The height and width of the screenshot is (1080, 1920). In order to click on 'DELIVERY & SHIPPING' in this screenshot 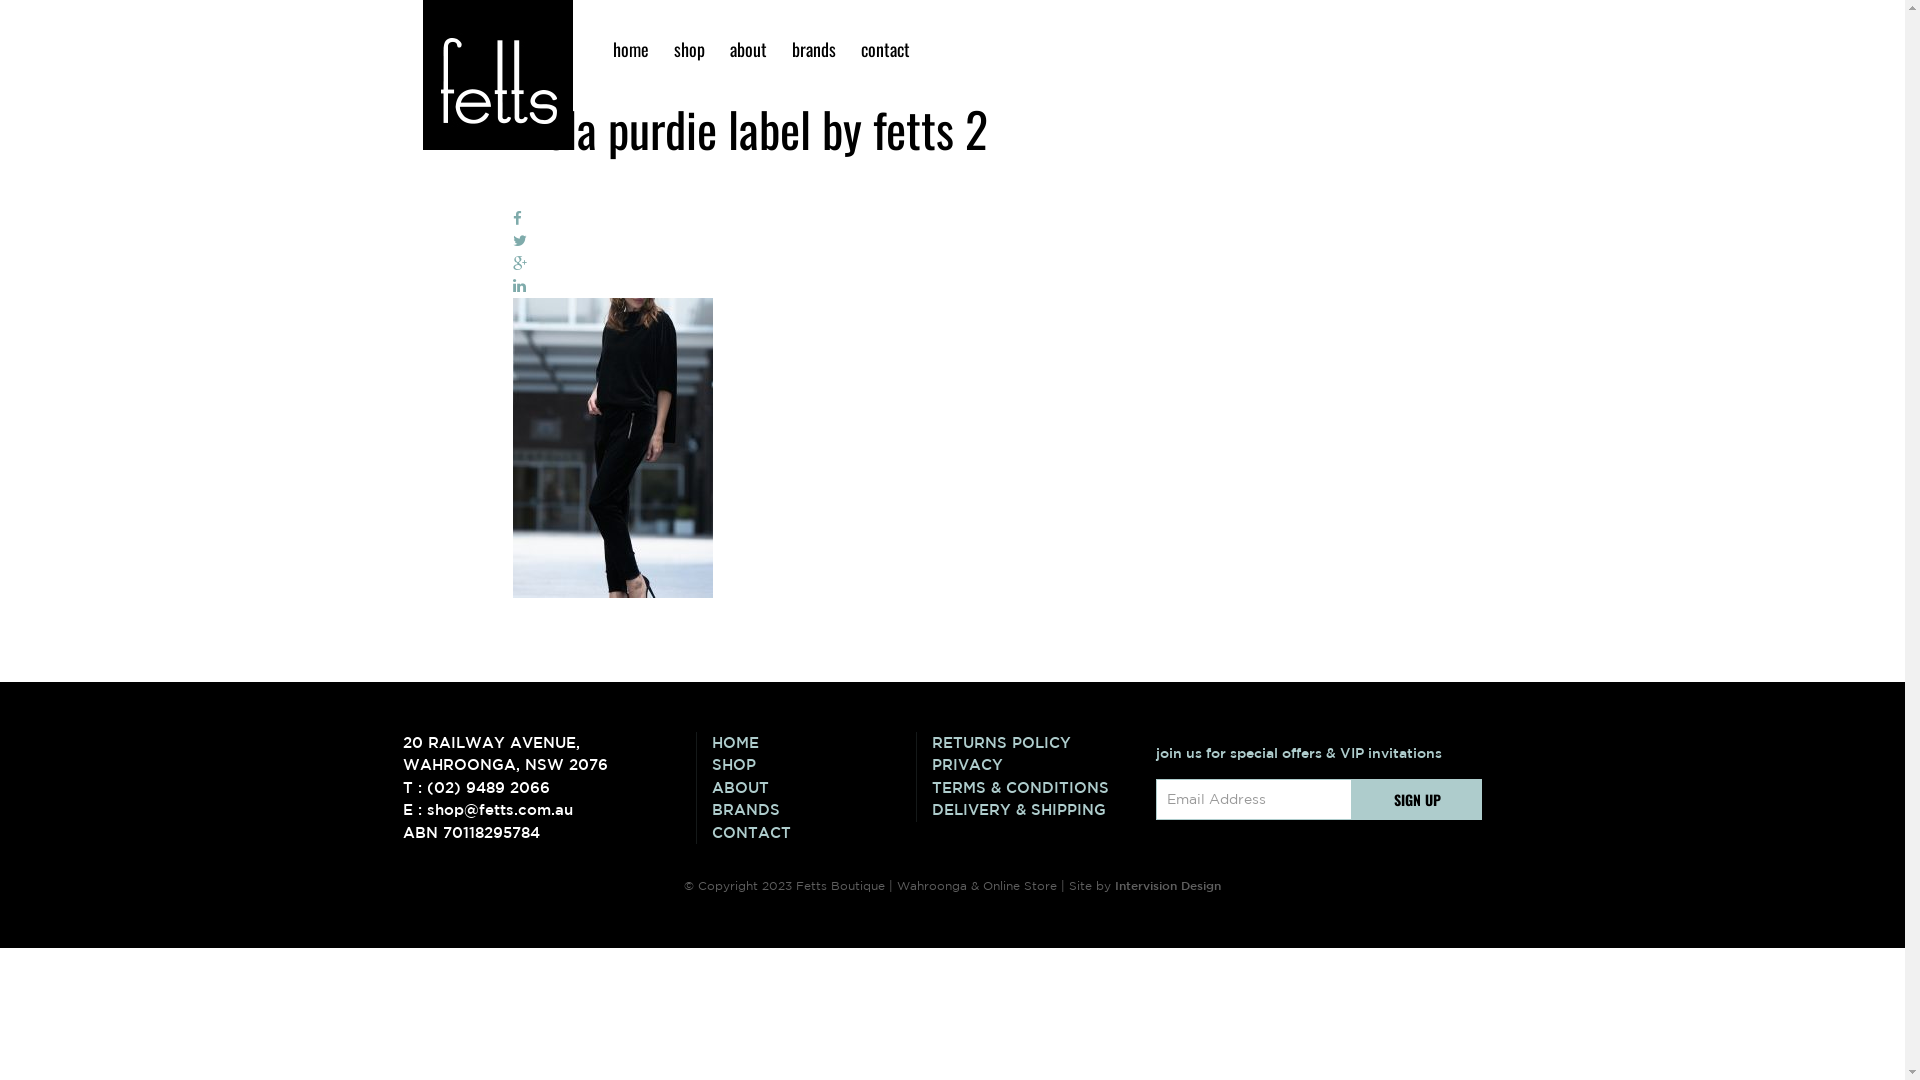, I will do `click(1033, 810)`.